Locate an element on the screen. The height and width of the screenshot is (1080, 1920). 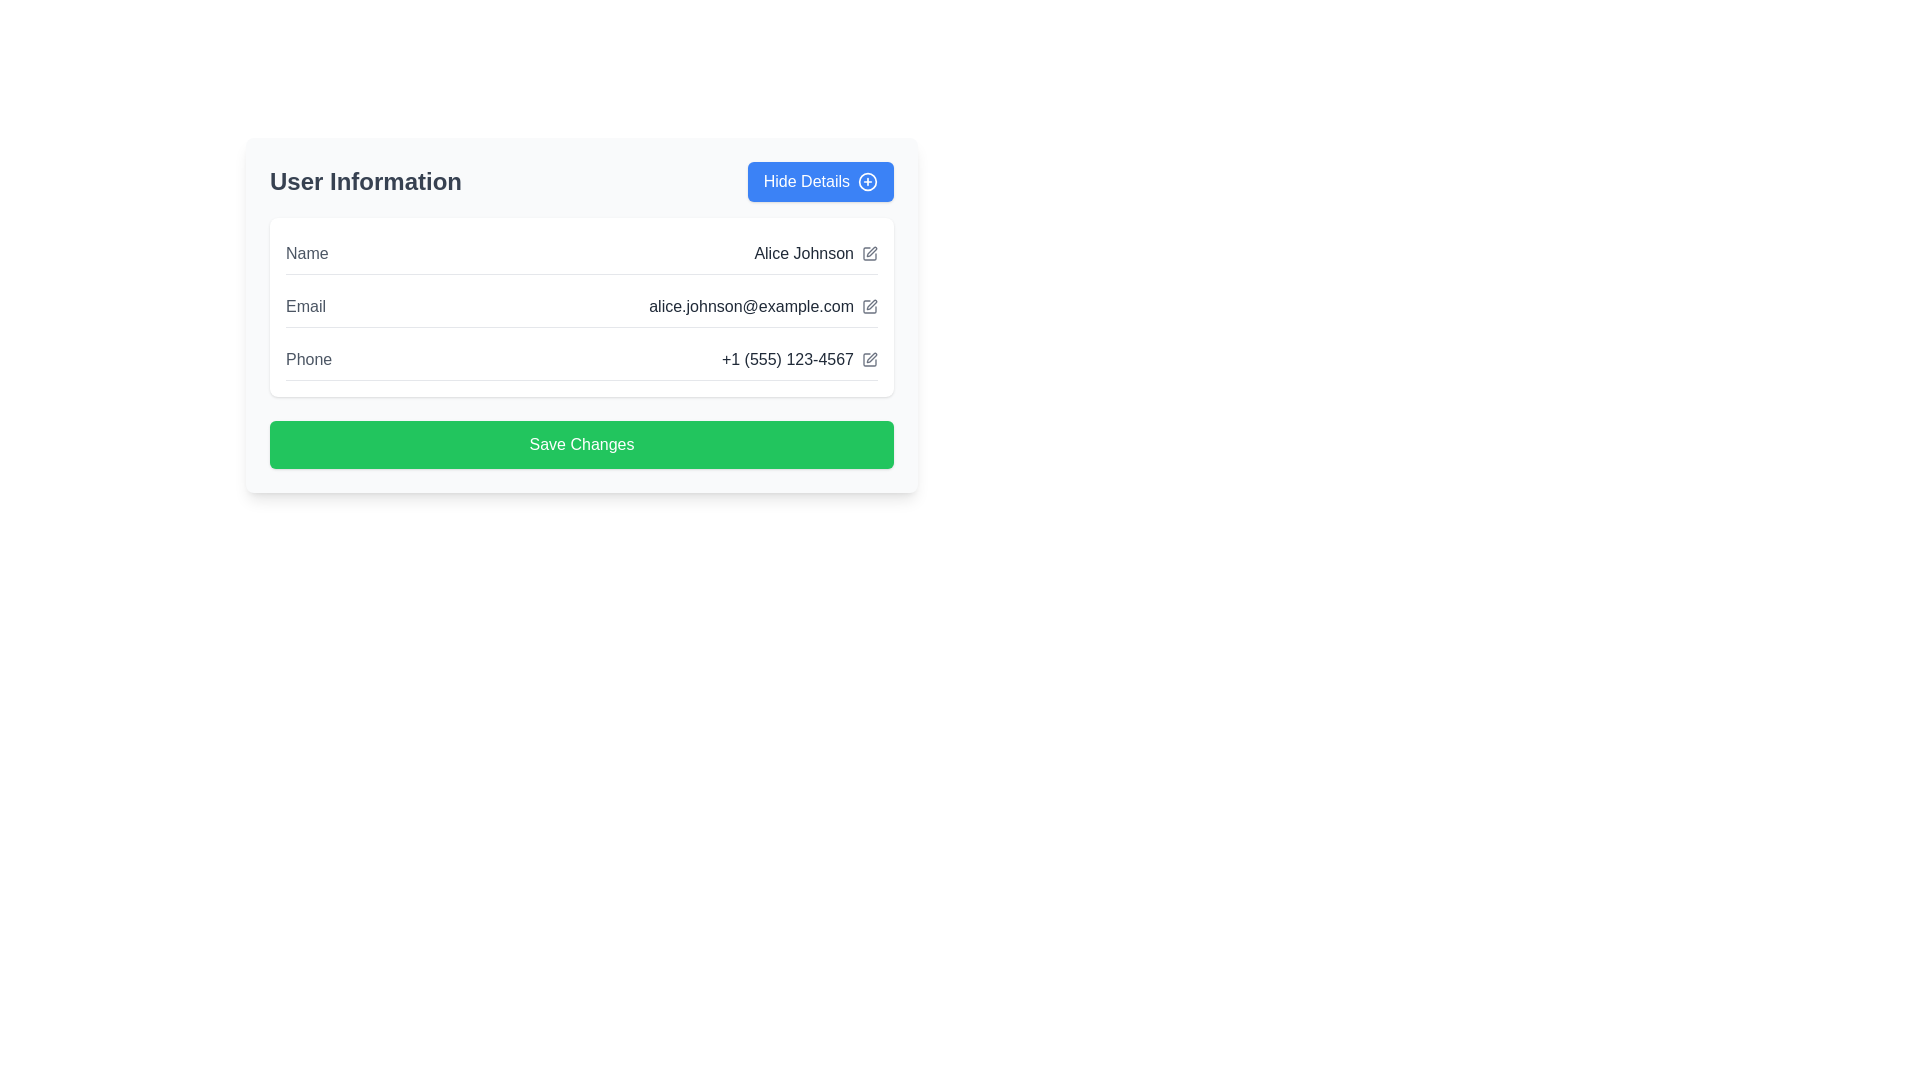
the edit or pencil icon located to the right of the email address field labeled 'alice.johnson@example.com' in the 'User Information' section is located at coordinates (872, 304).